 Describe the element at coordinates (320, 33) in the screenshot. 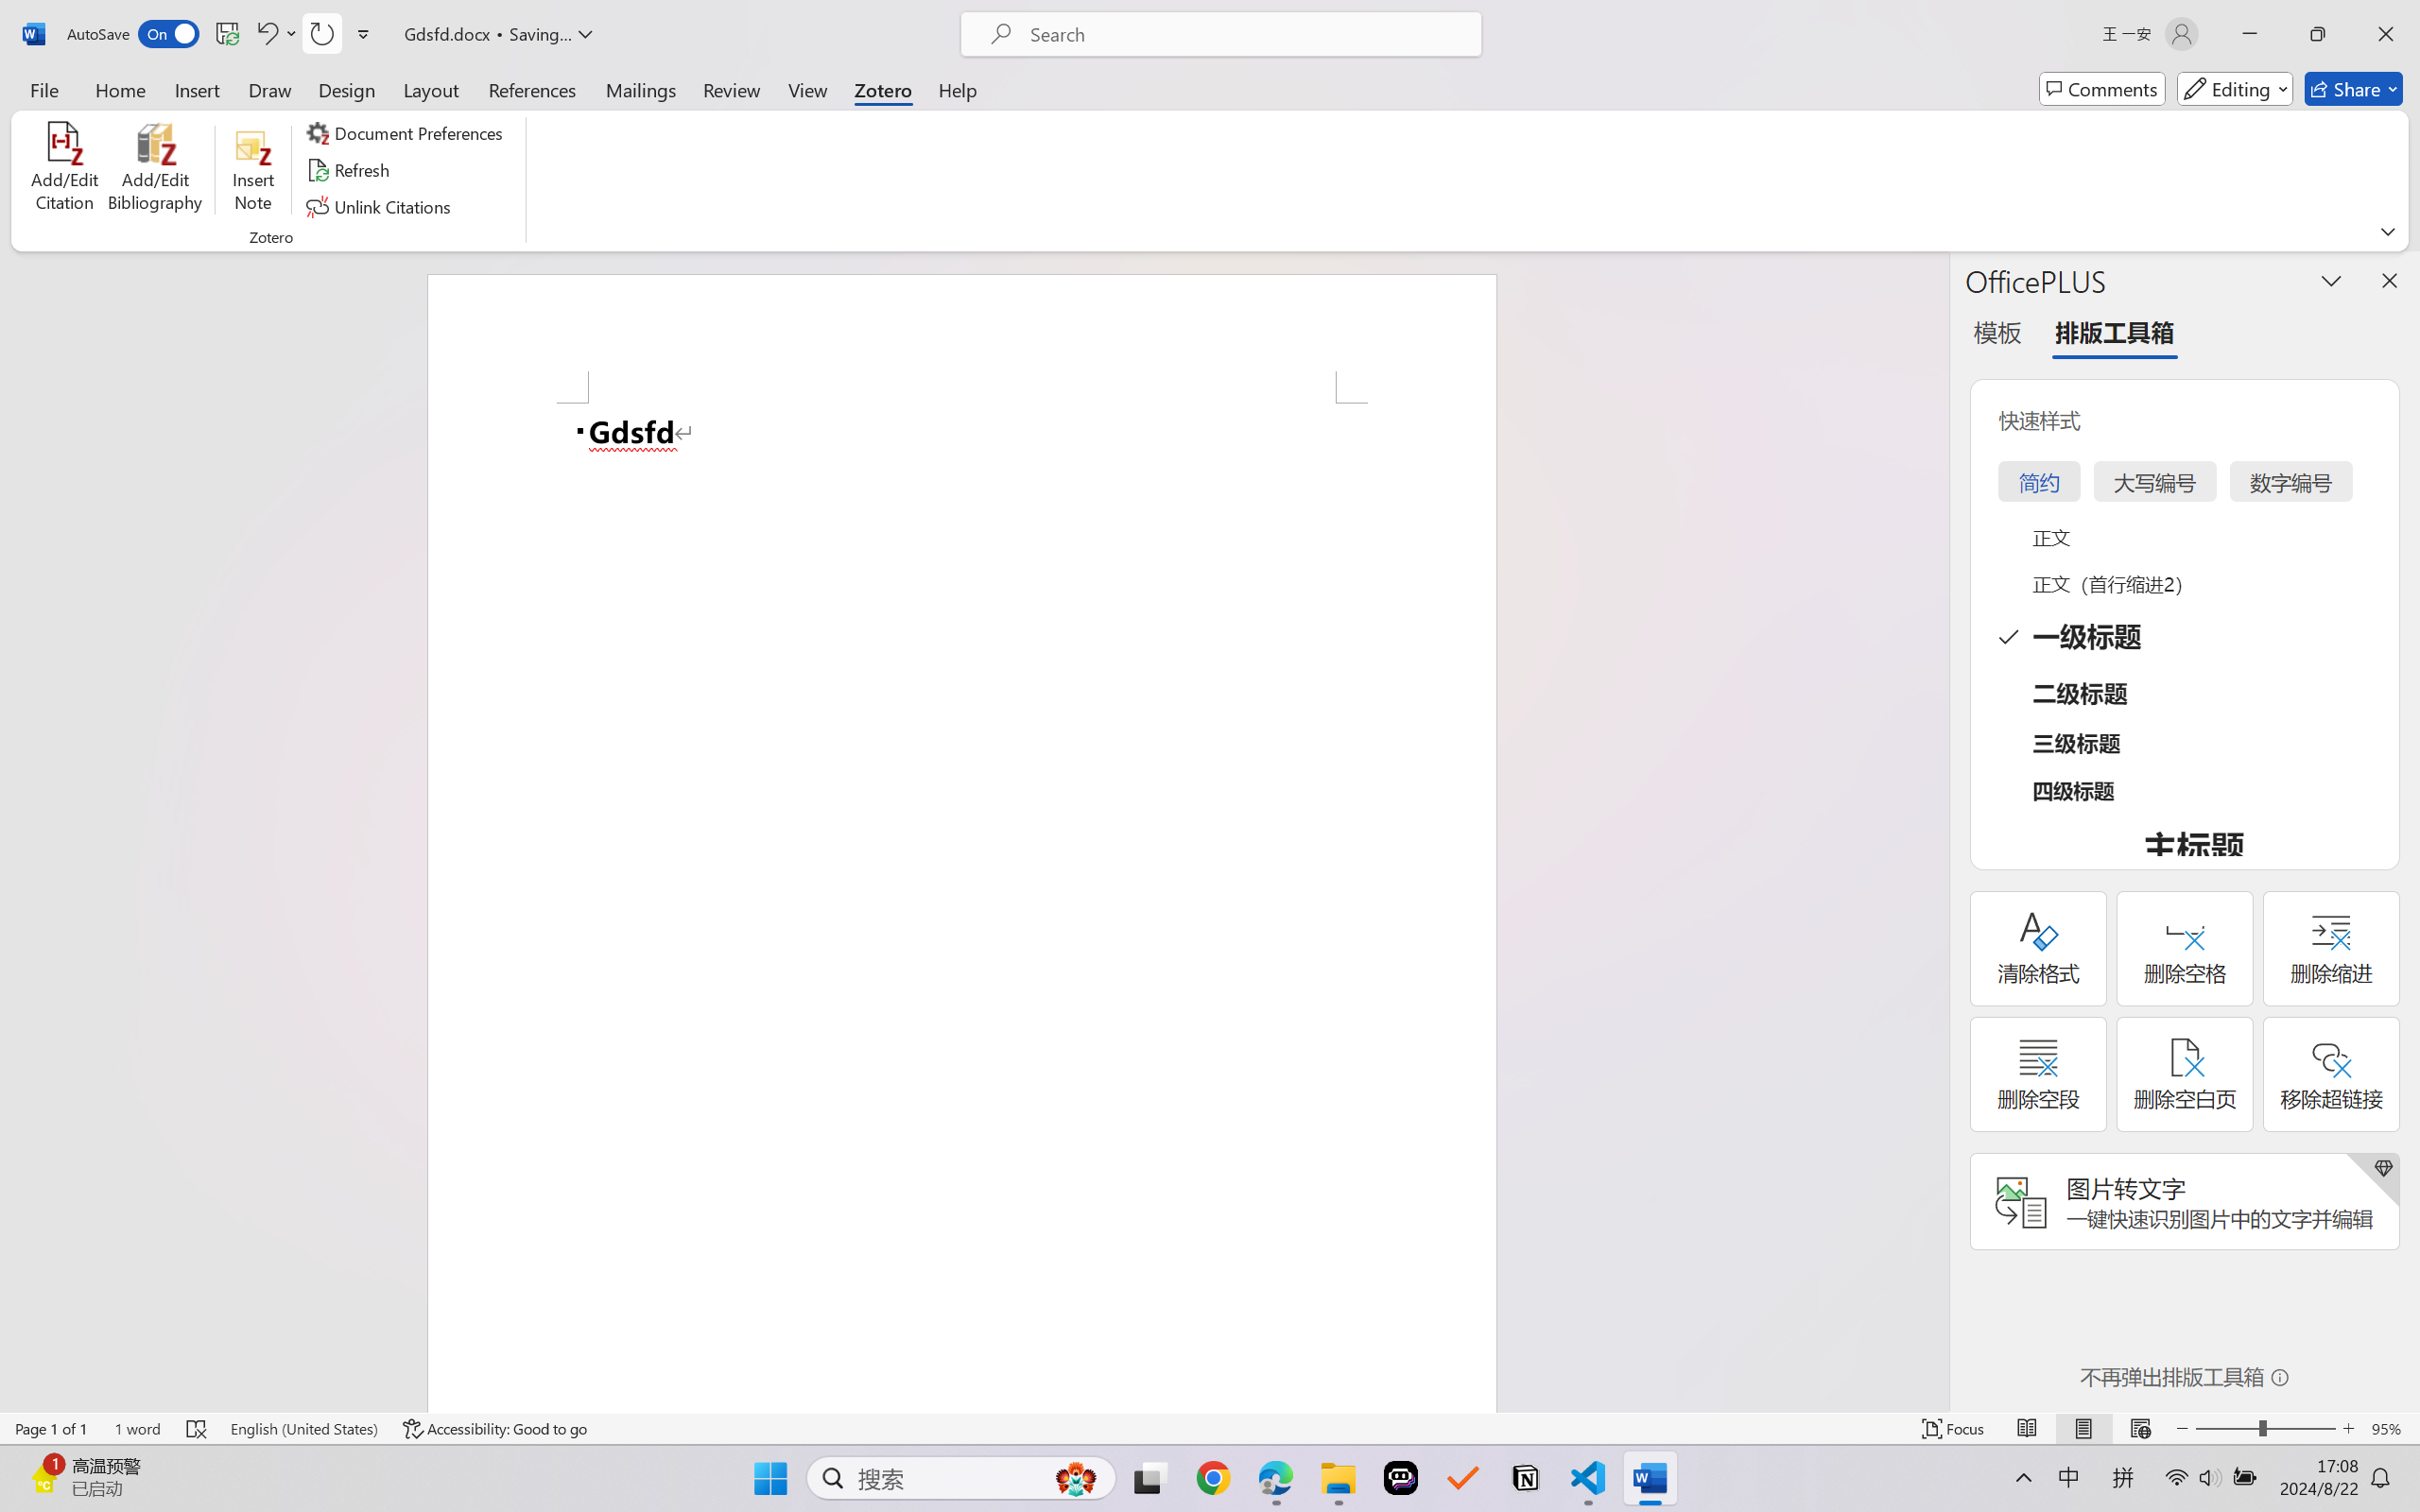

I see `'Repeat Style'` at that location.